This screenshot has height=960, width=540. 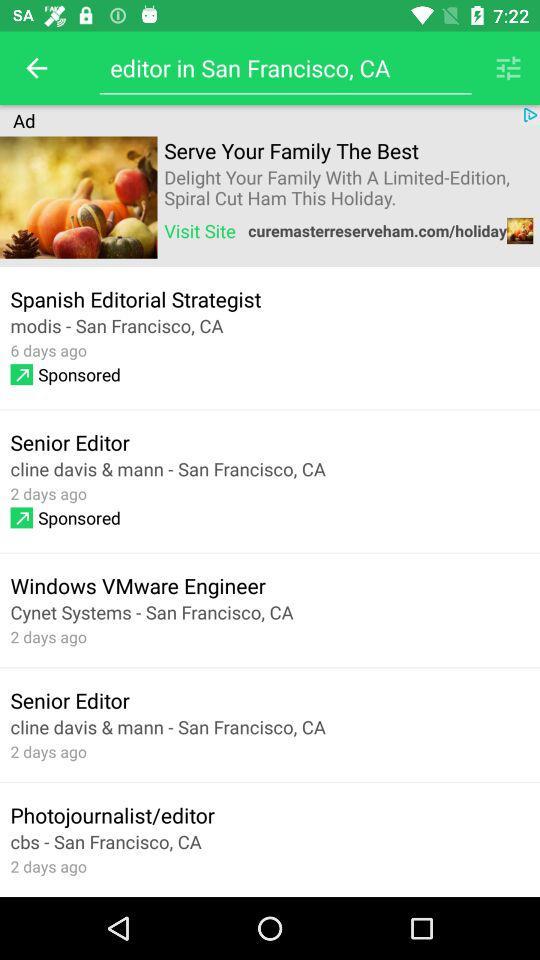 I want to click on the visit site, so click(x=200, y=230).